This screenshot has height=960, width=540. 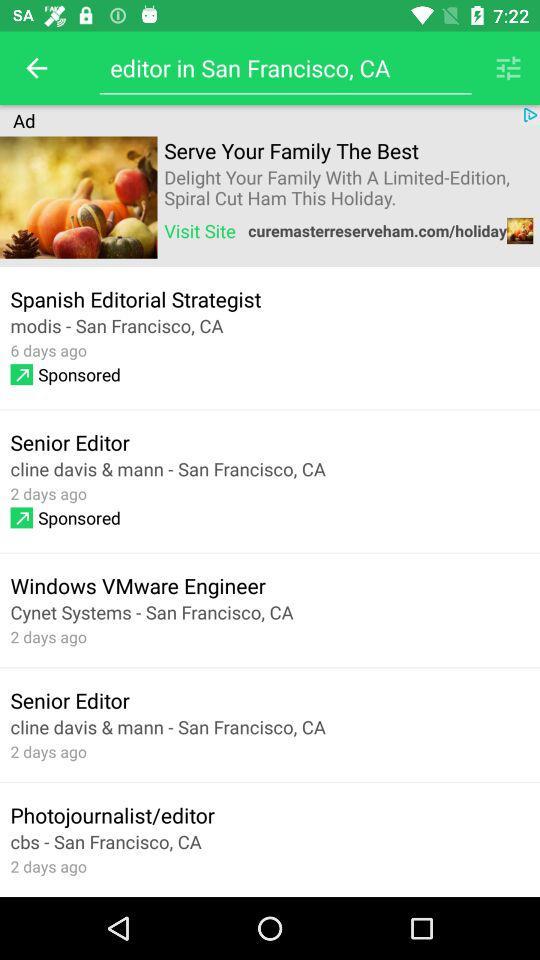 I want to click on the visit site, so click(x=200, y=230).